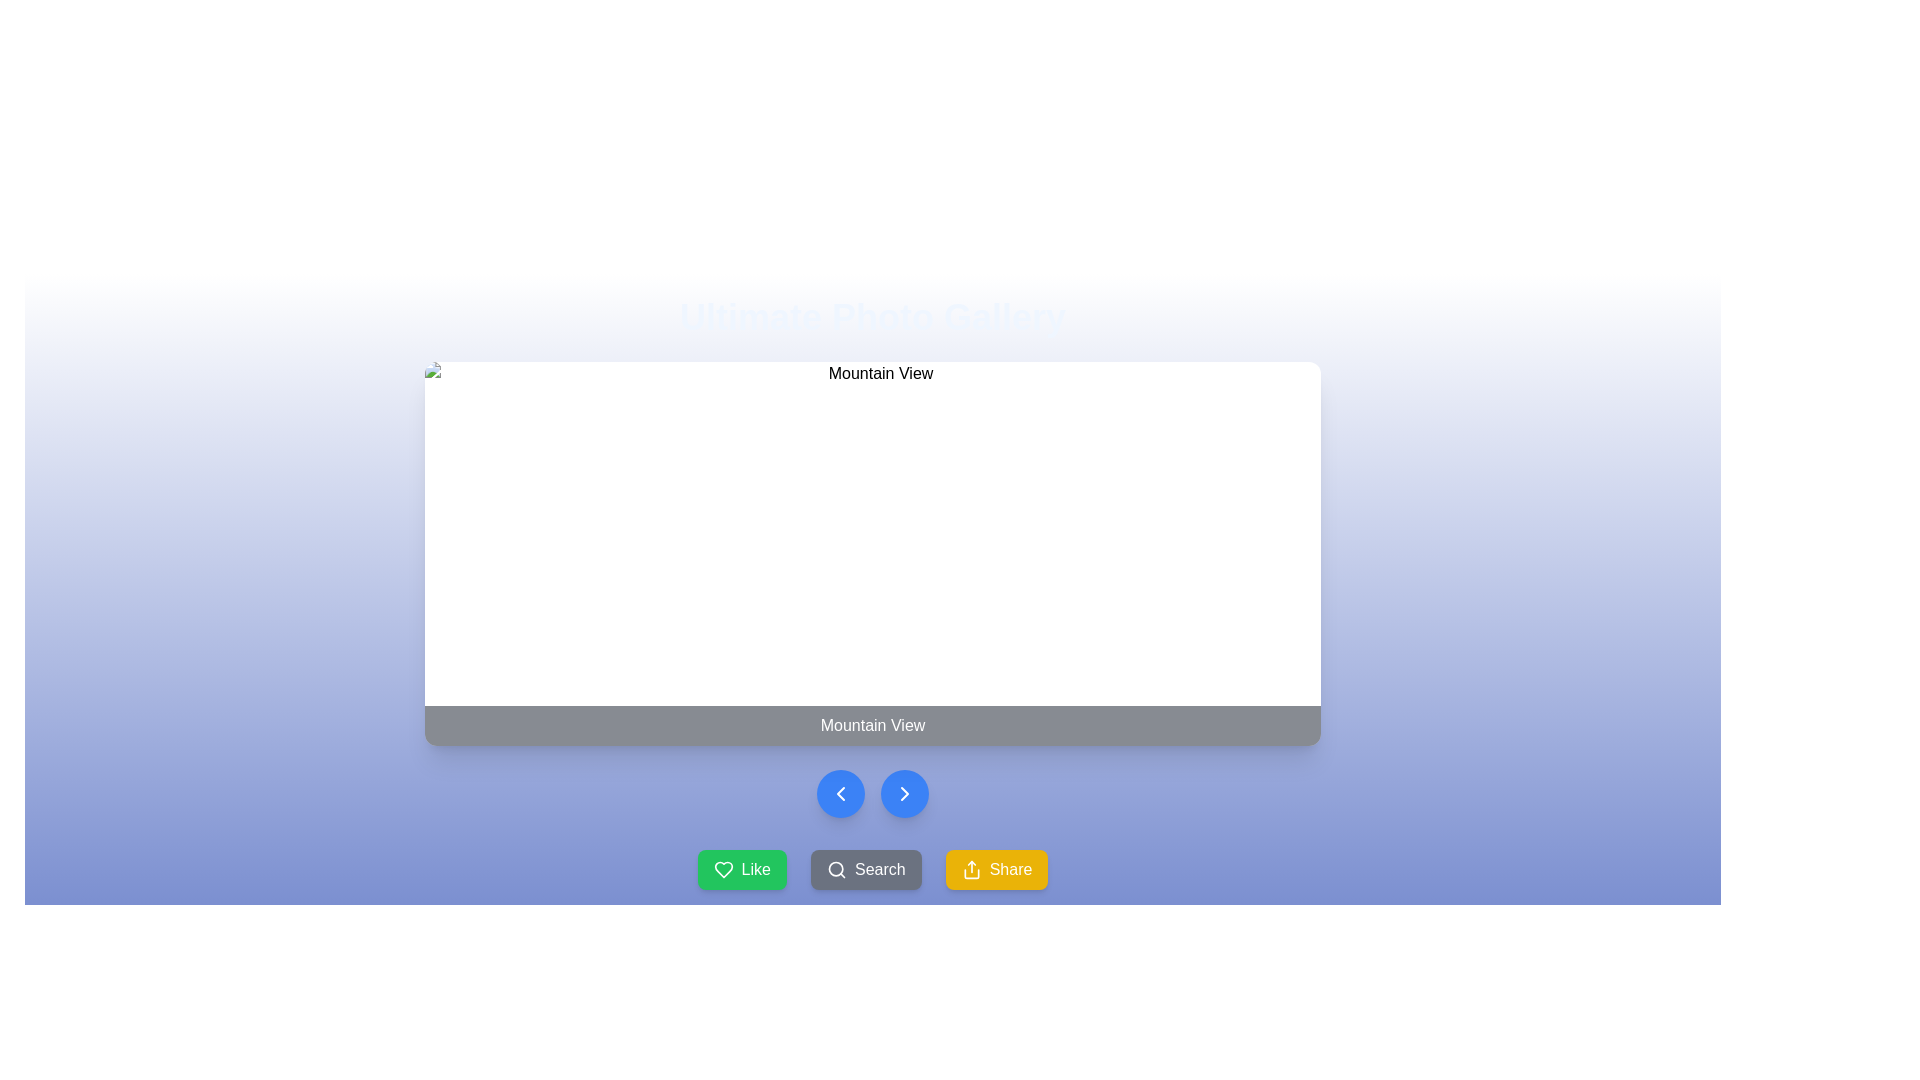  Describe the element at coordinates (997, 869) in the screenshot. I see `the 'Share' button, which is a rectangular button with a yellow background and white text containing an upward arrow icon, located in the bottom-center area of the interface` at that location.